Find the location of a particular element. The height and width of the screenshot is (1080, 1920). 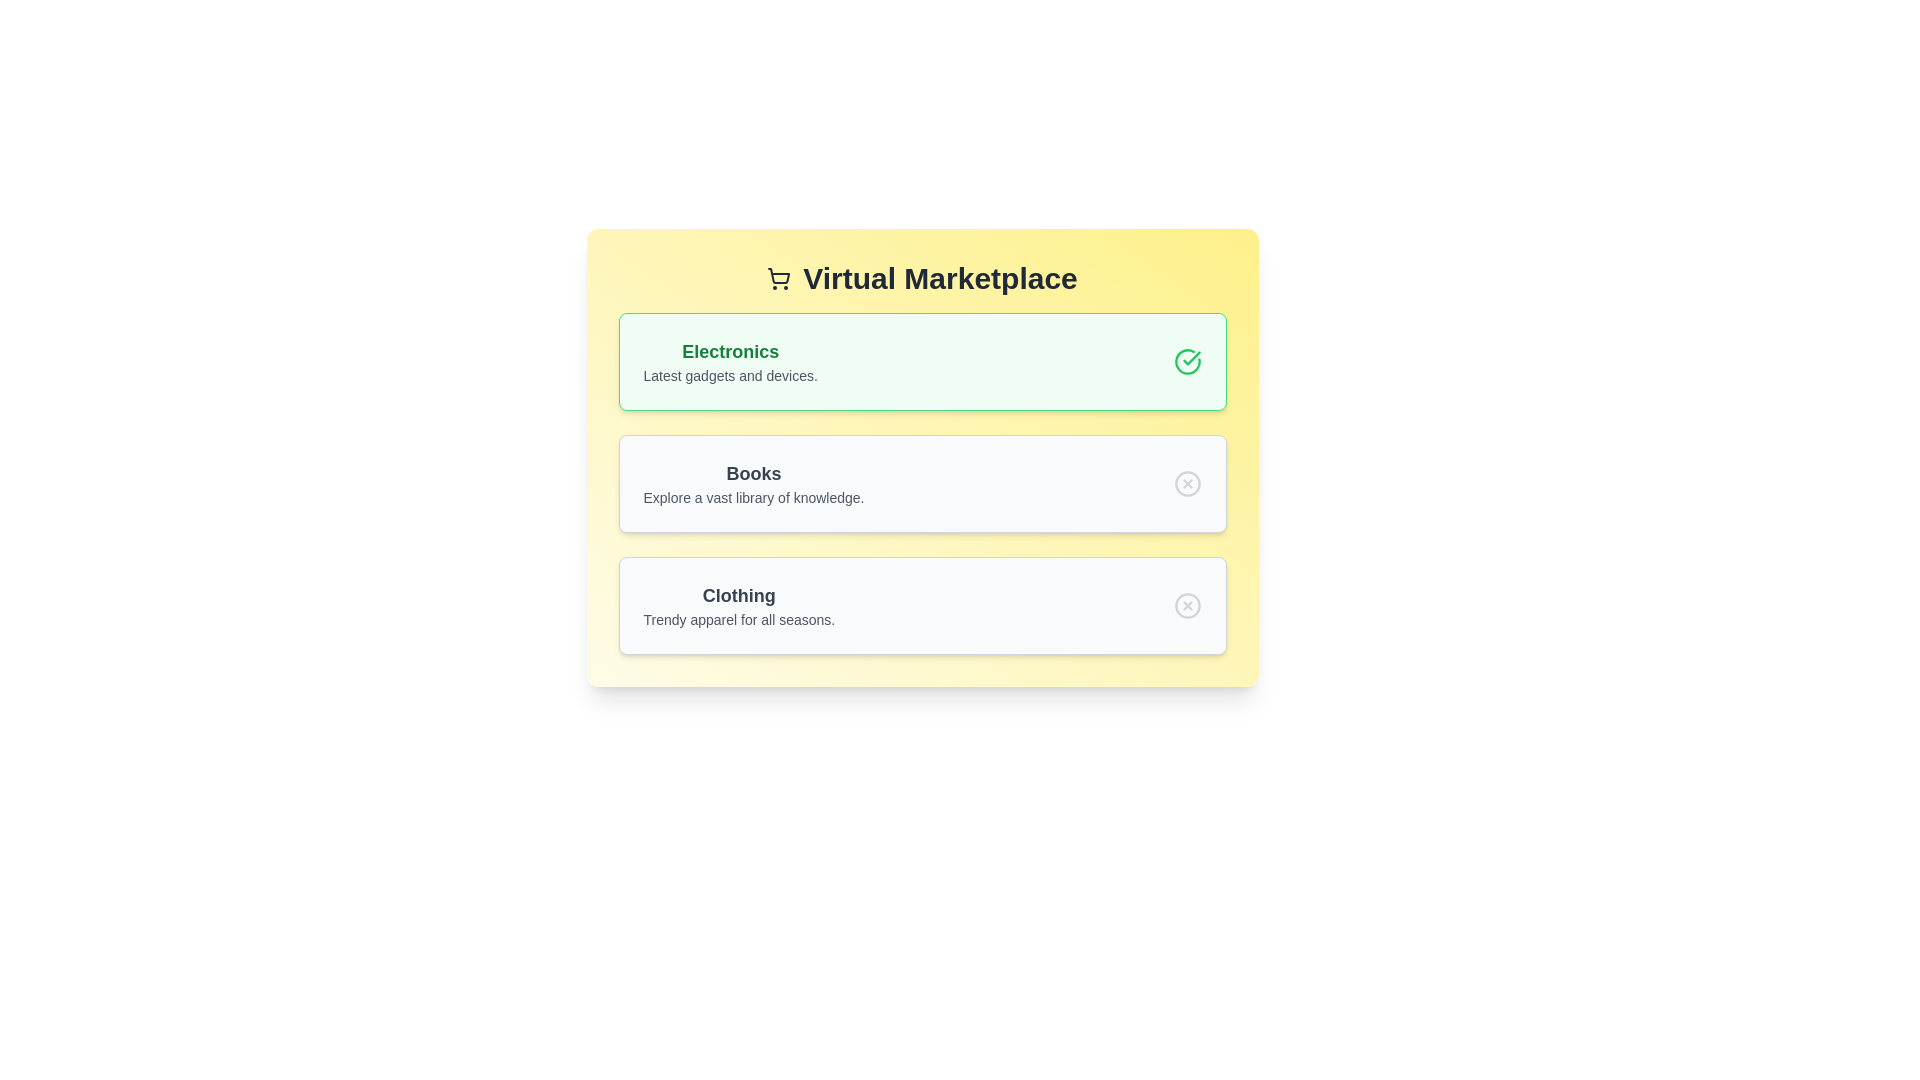

the title text of the component to select it is located at coordinates (921, 278).